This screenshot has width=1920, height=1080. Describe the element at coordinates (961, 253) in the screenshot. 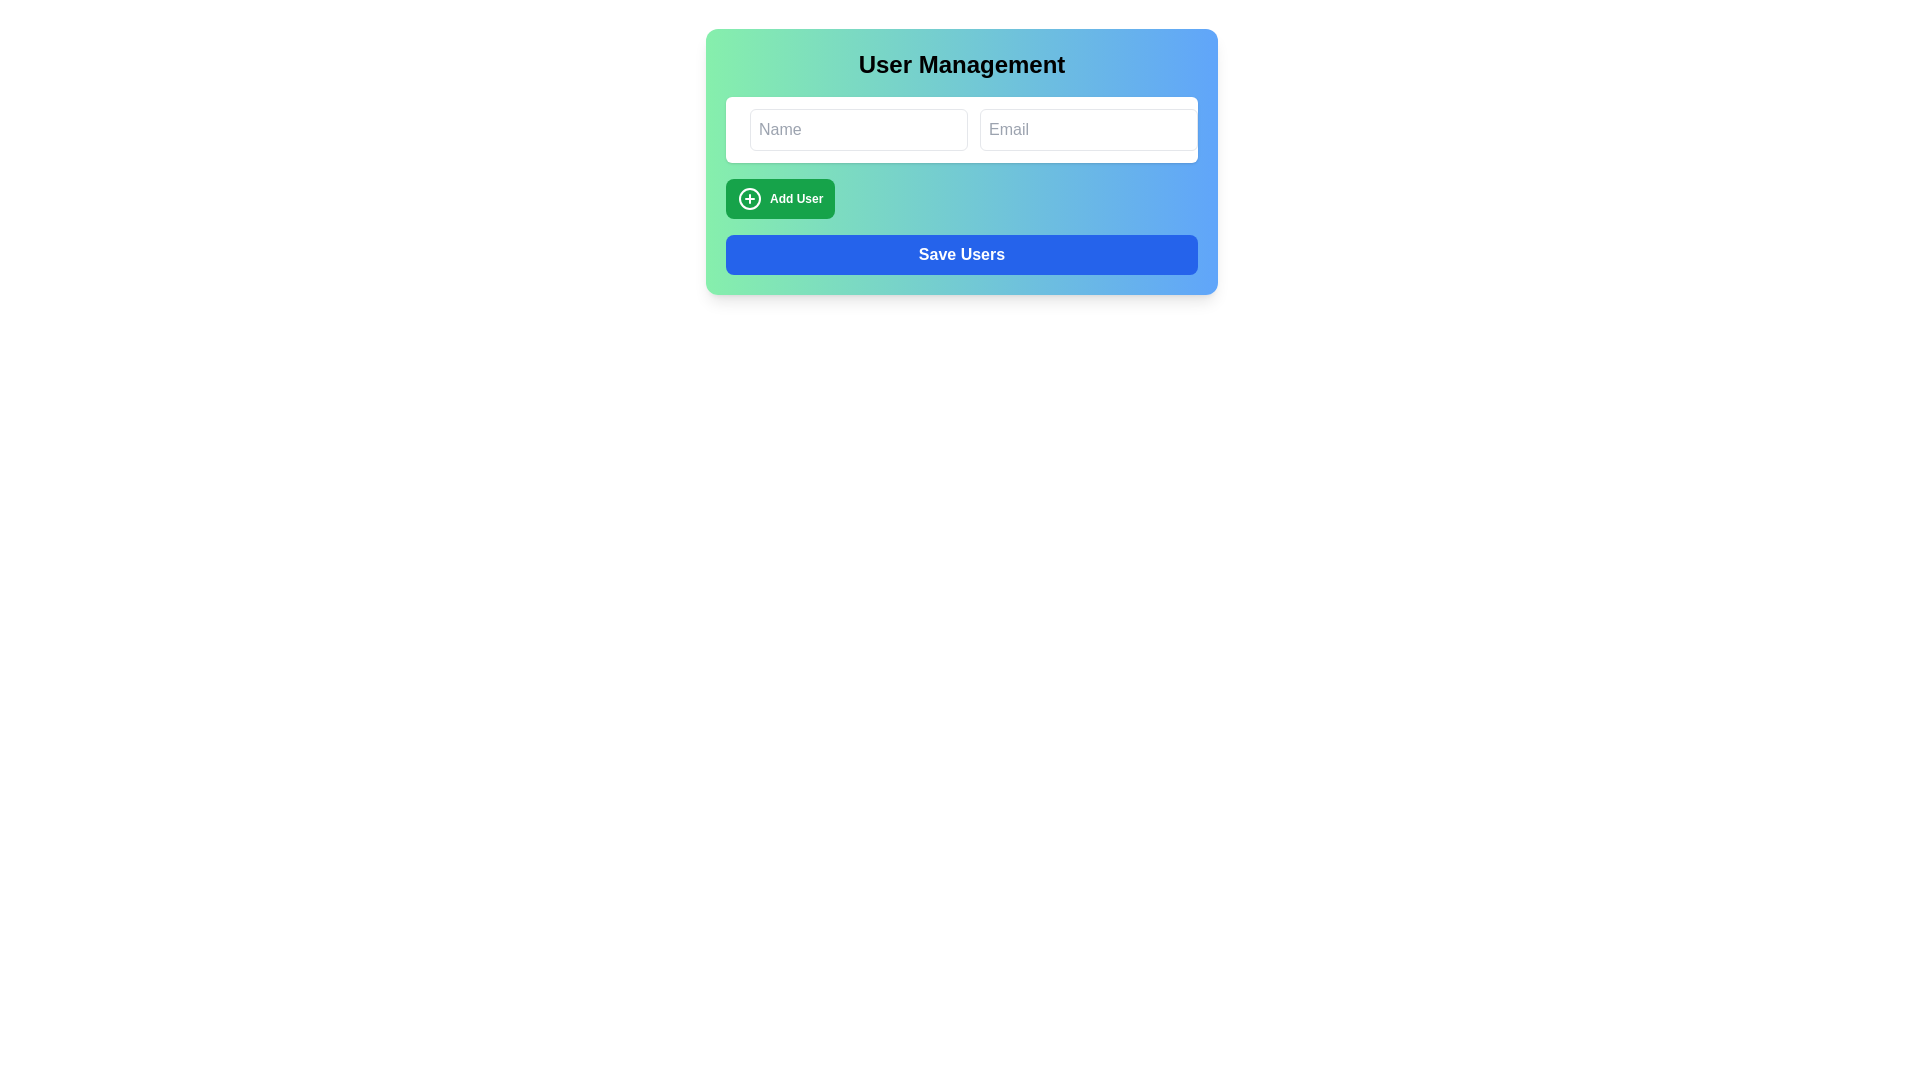

I see `the submit button located at the bottom of the form` at that location.